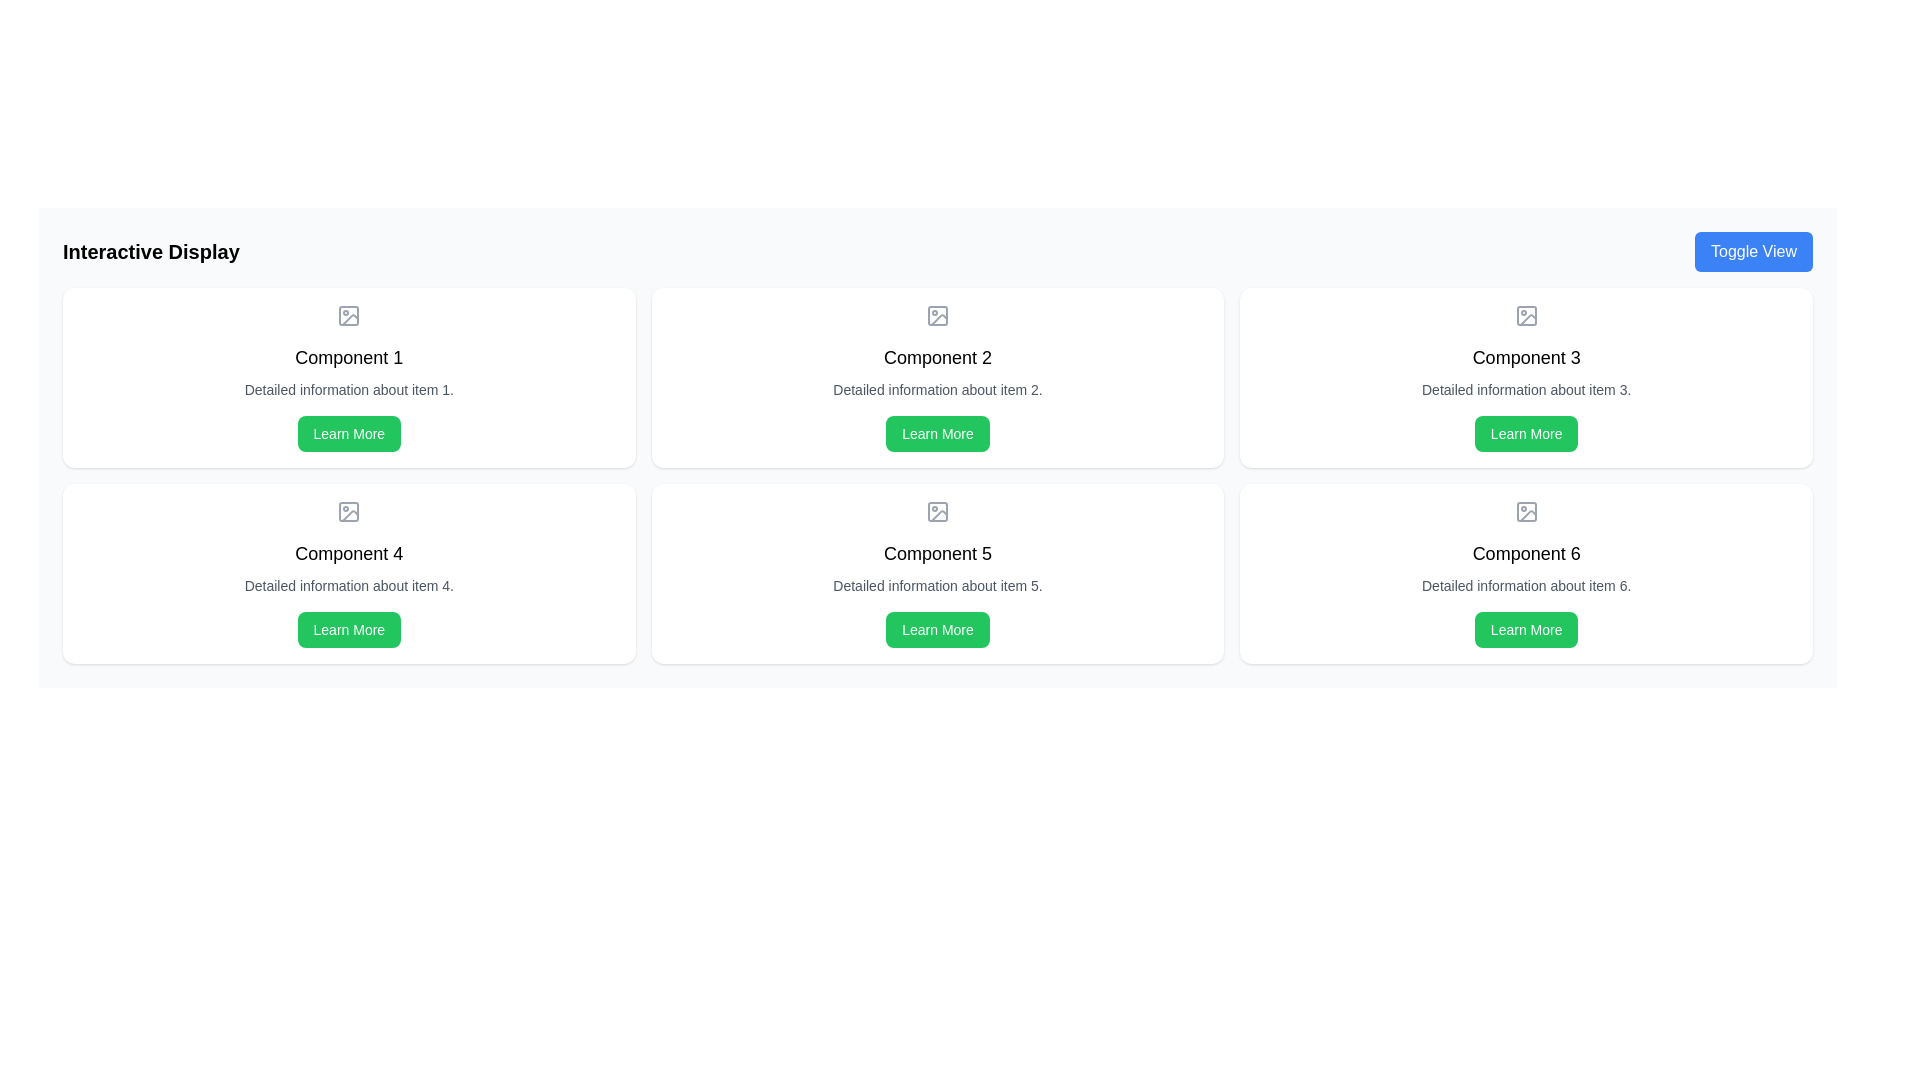  I want to click on the image placeholder icon in the 'Component 5' section, which serves as a visual cue for the component's context, so click(936, 511).